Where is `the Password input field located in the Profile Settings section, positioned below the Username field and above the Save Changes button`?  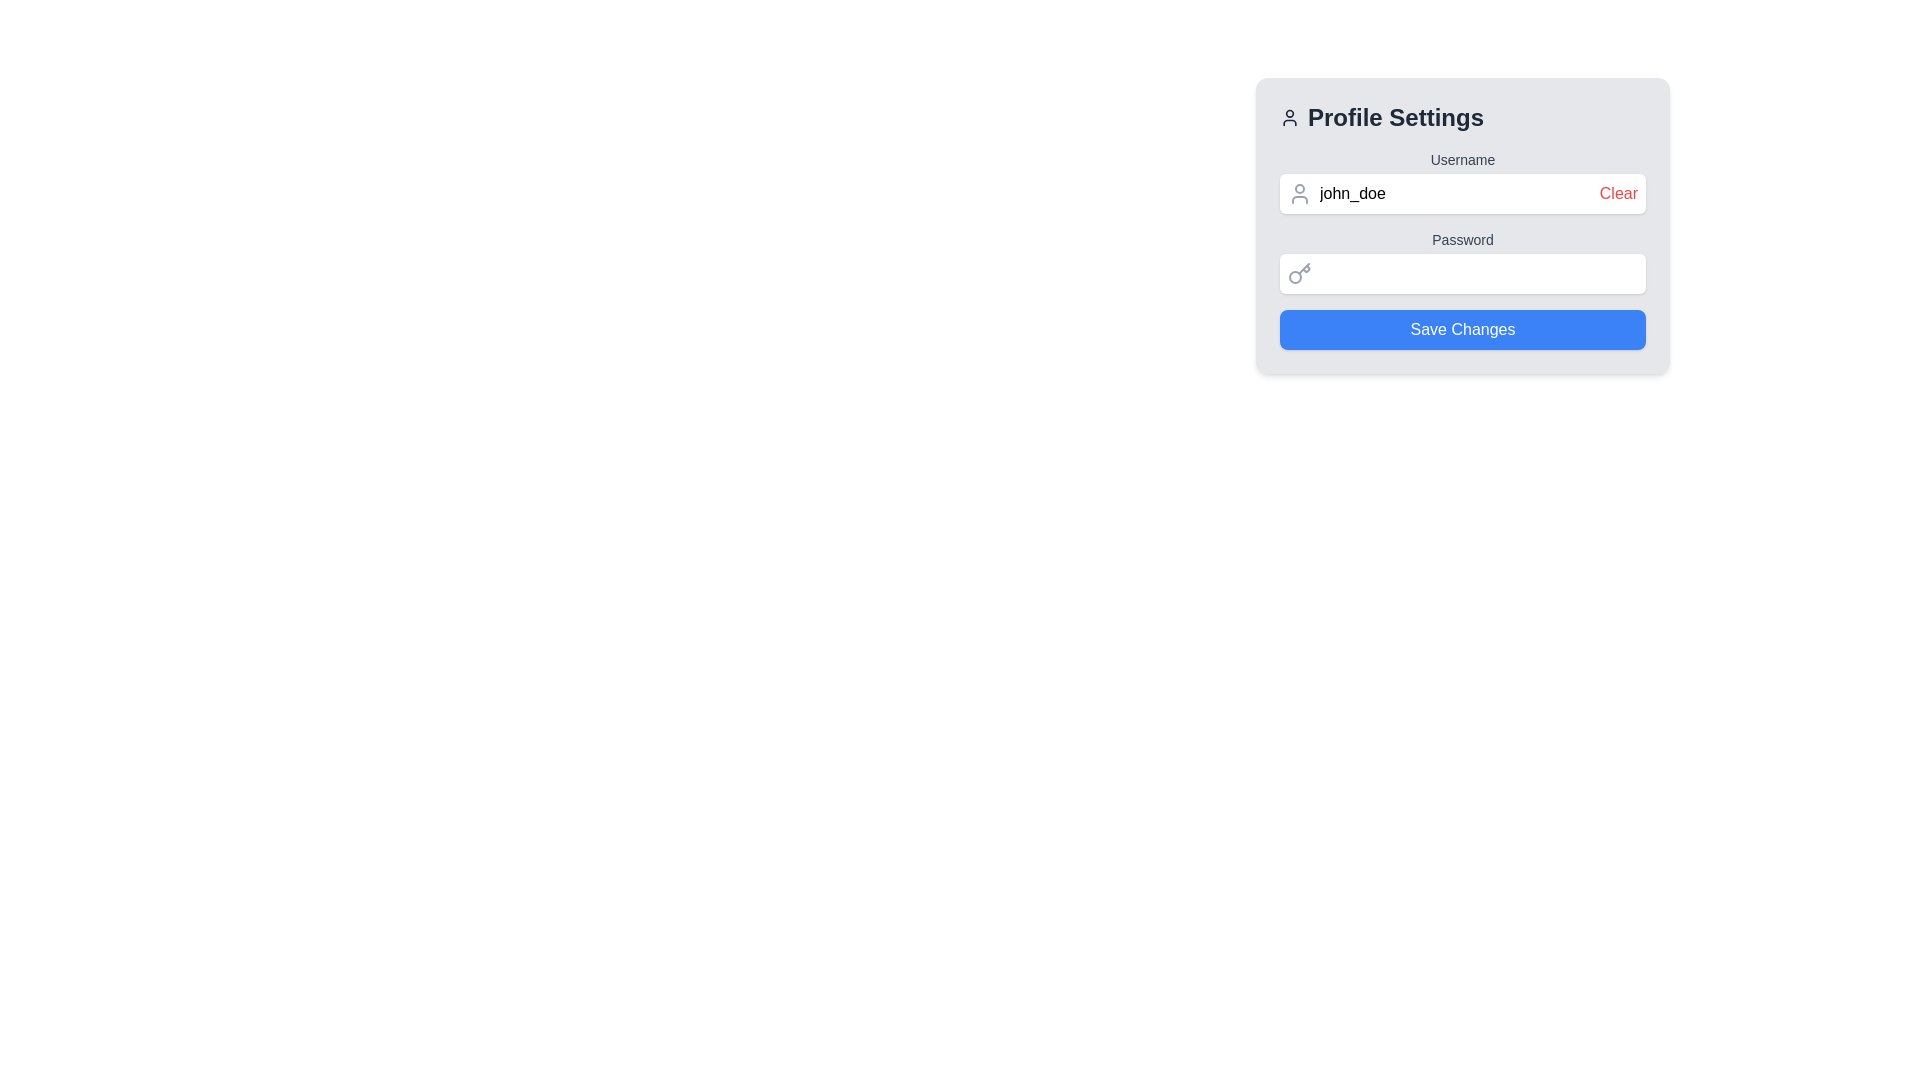
the Password input field located in the Profile Settings section, positioned below the Username field and above the Save Changes button is located at coordinates (1463, 261).